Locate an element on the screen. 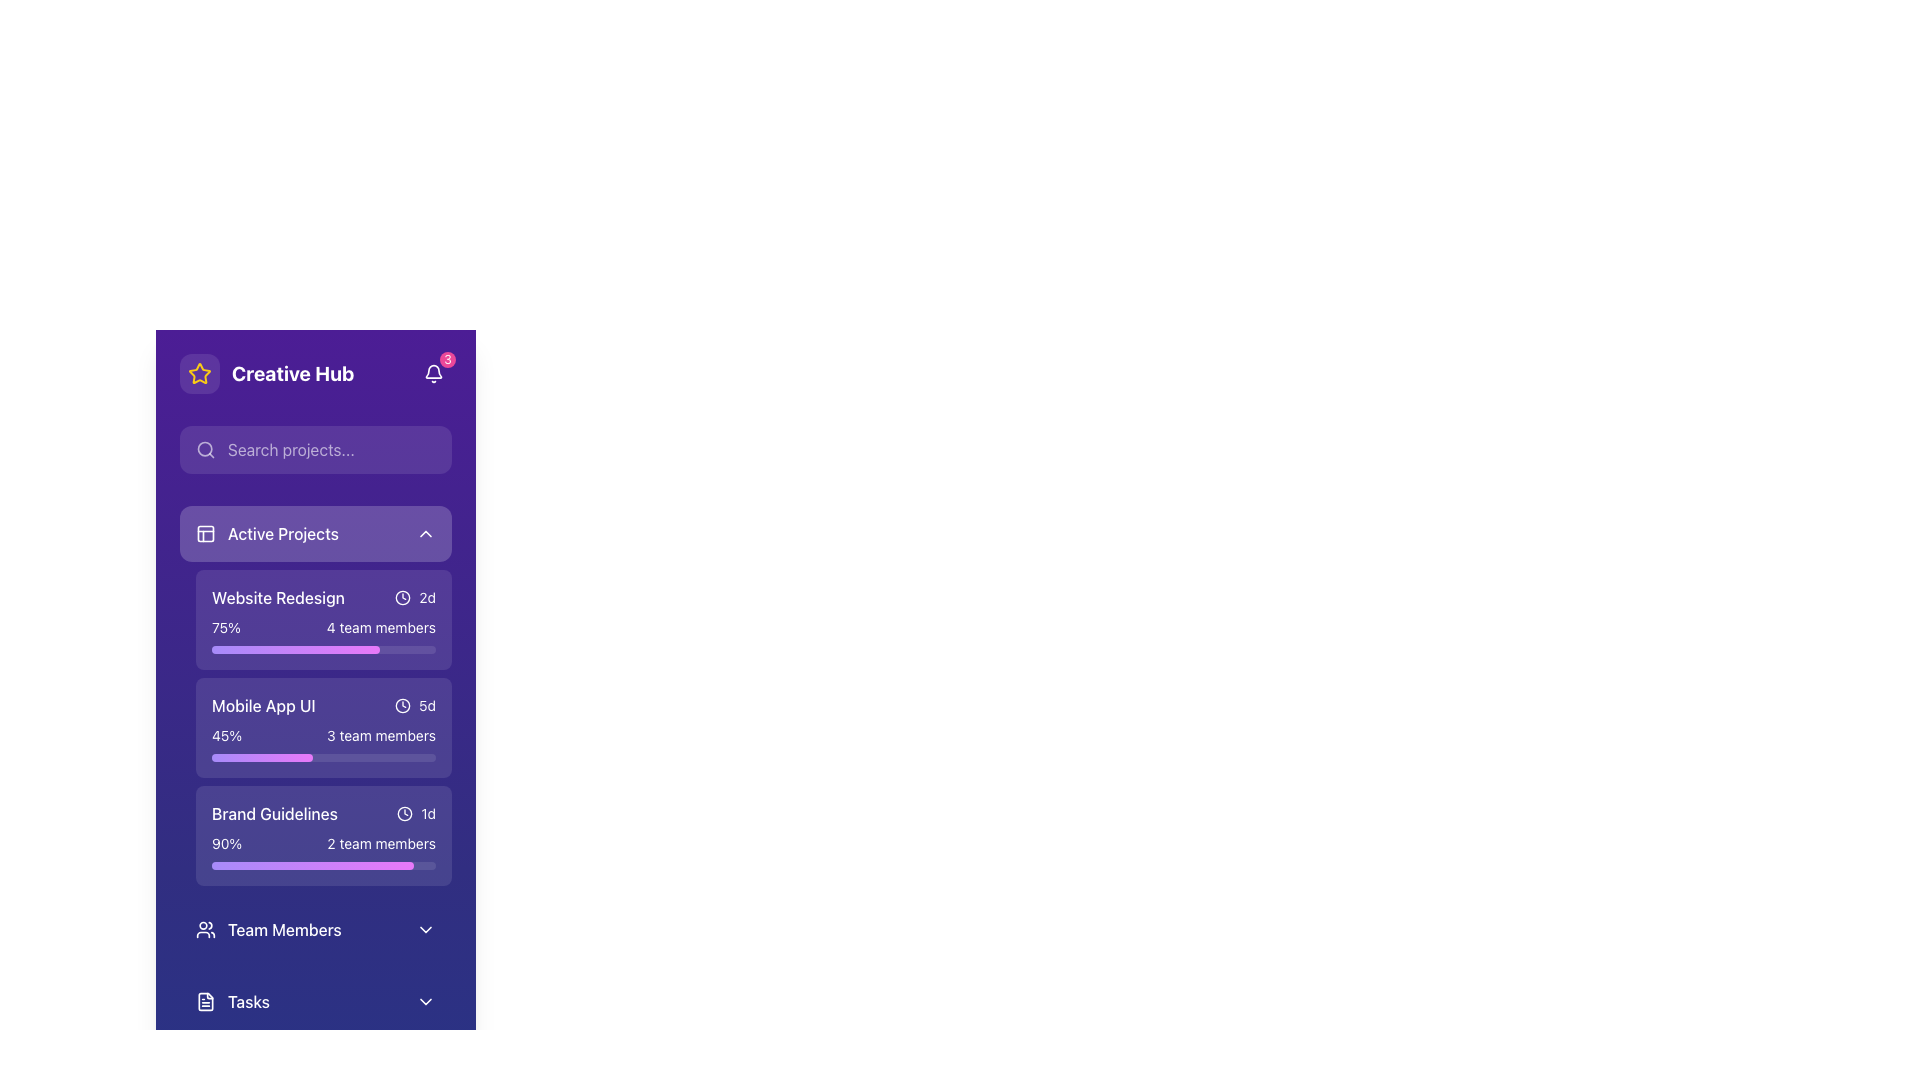 The image size is (1920, 1080). the chevron icon at the far right of the 'Tasks' section is located at coordinates (425, 1002).